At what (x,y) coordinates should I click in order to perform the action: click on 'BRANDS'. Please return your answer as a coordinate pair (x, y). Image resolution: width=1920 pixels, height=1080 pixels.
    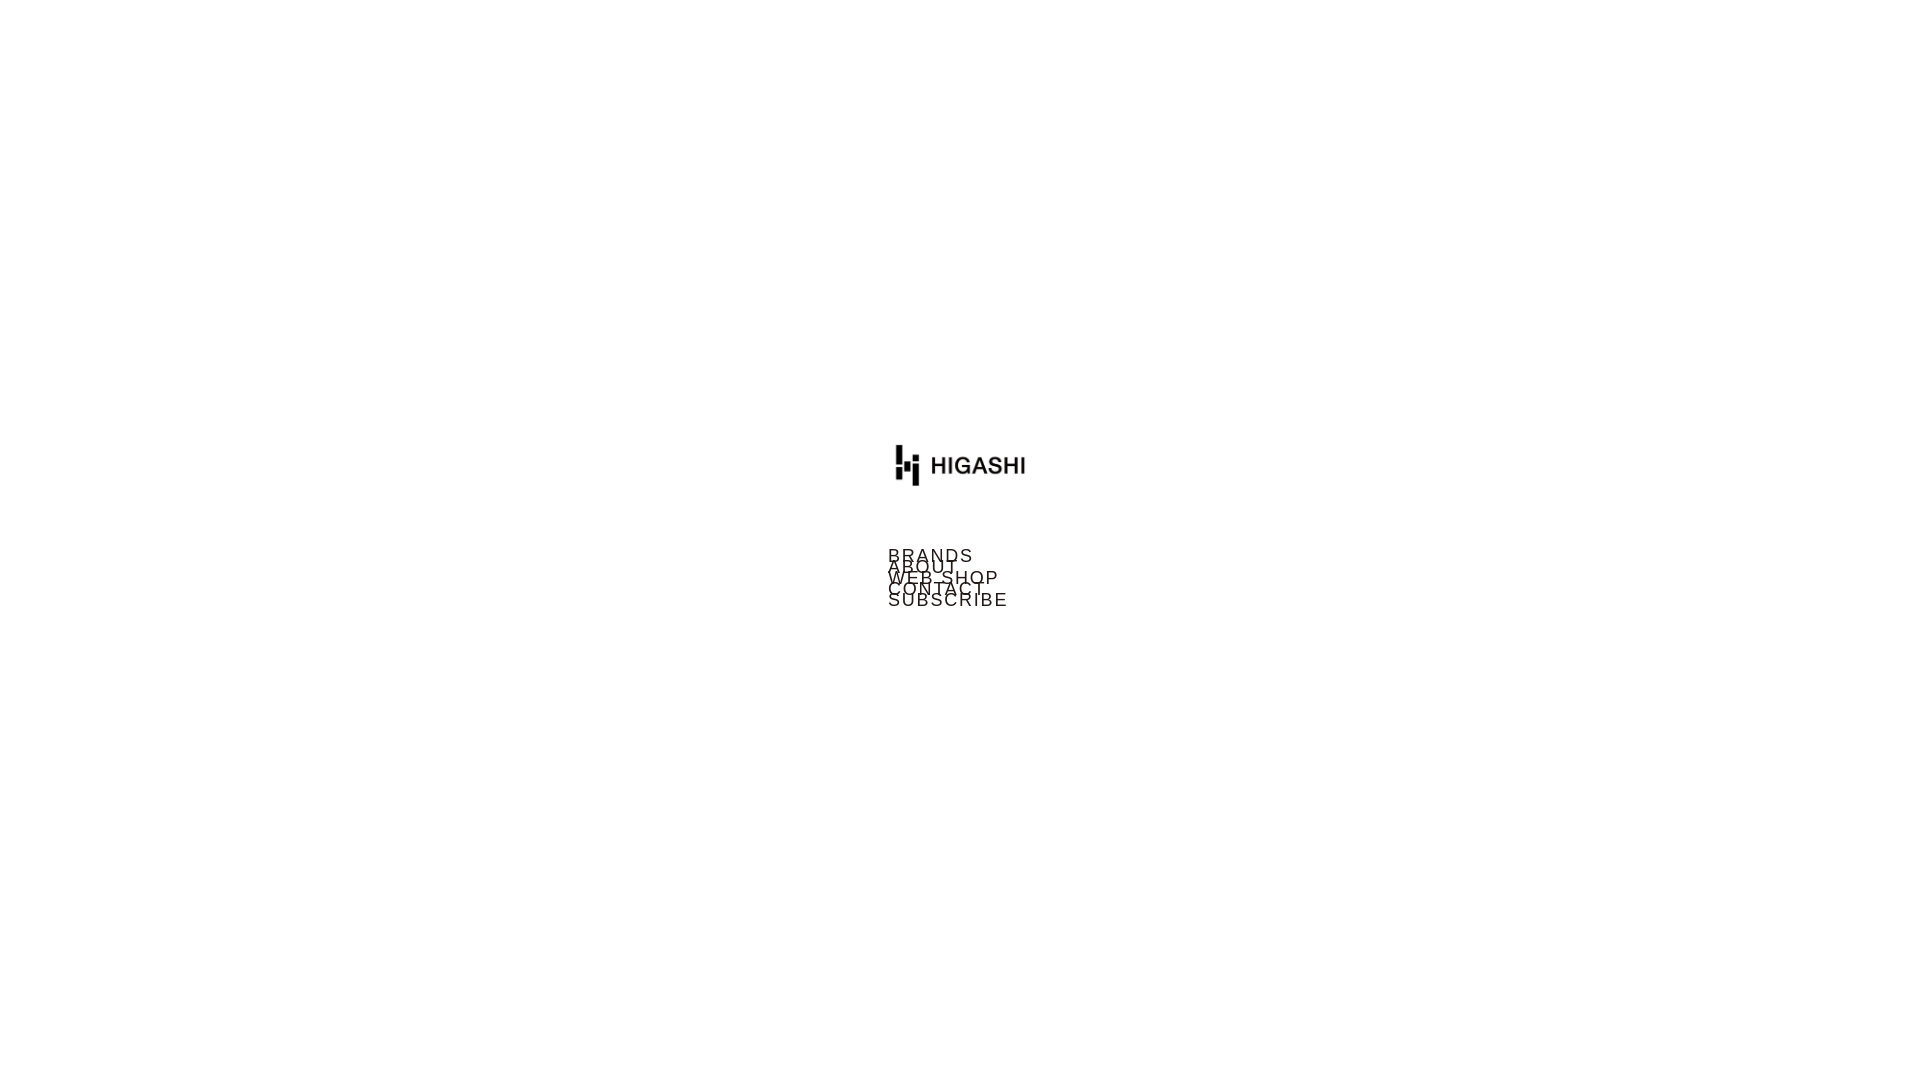
    Looking at the image, I should click on (960, 555).